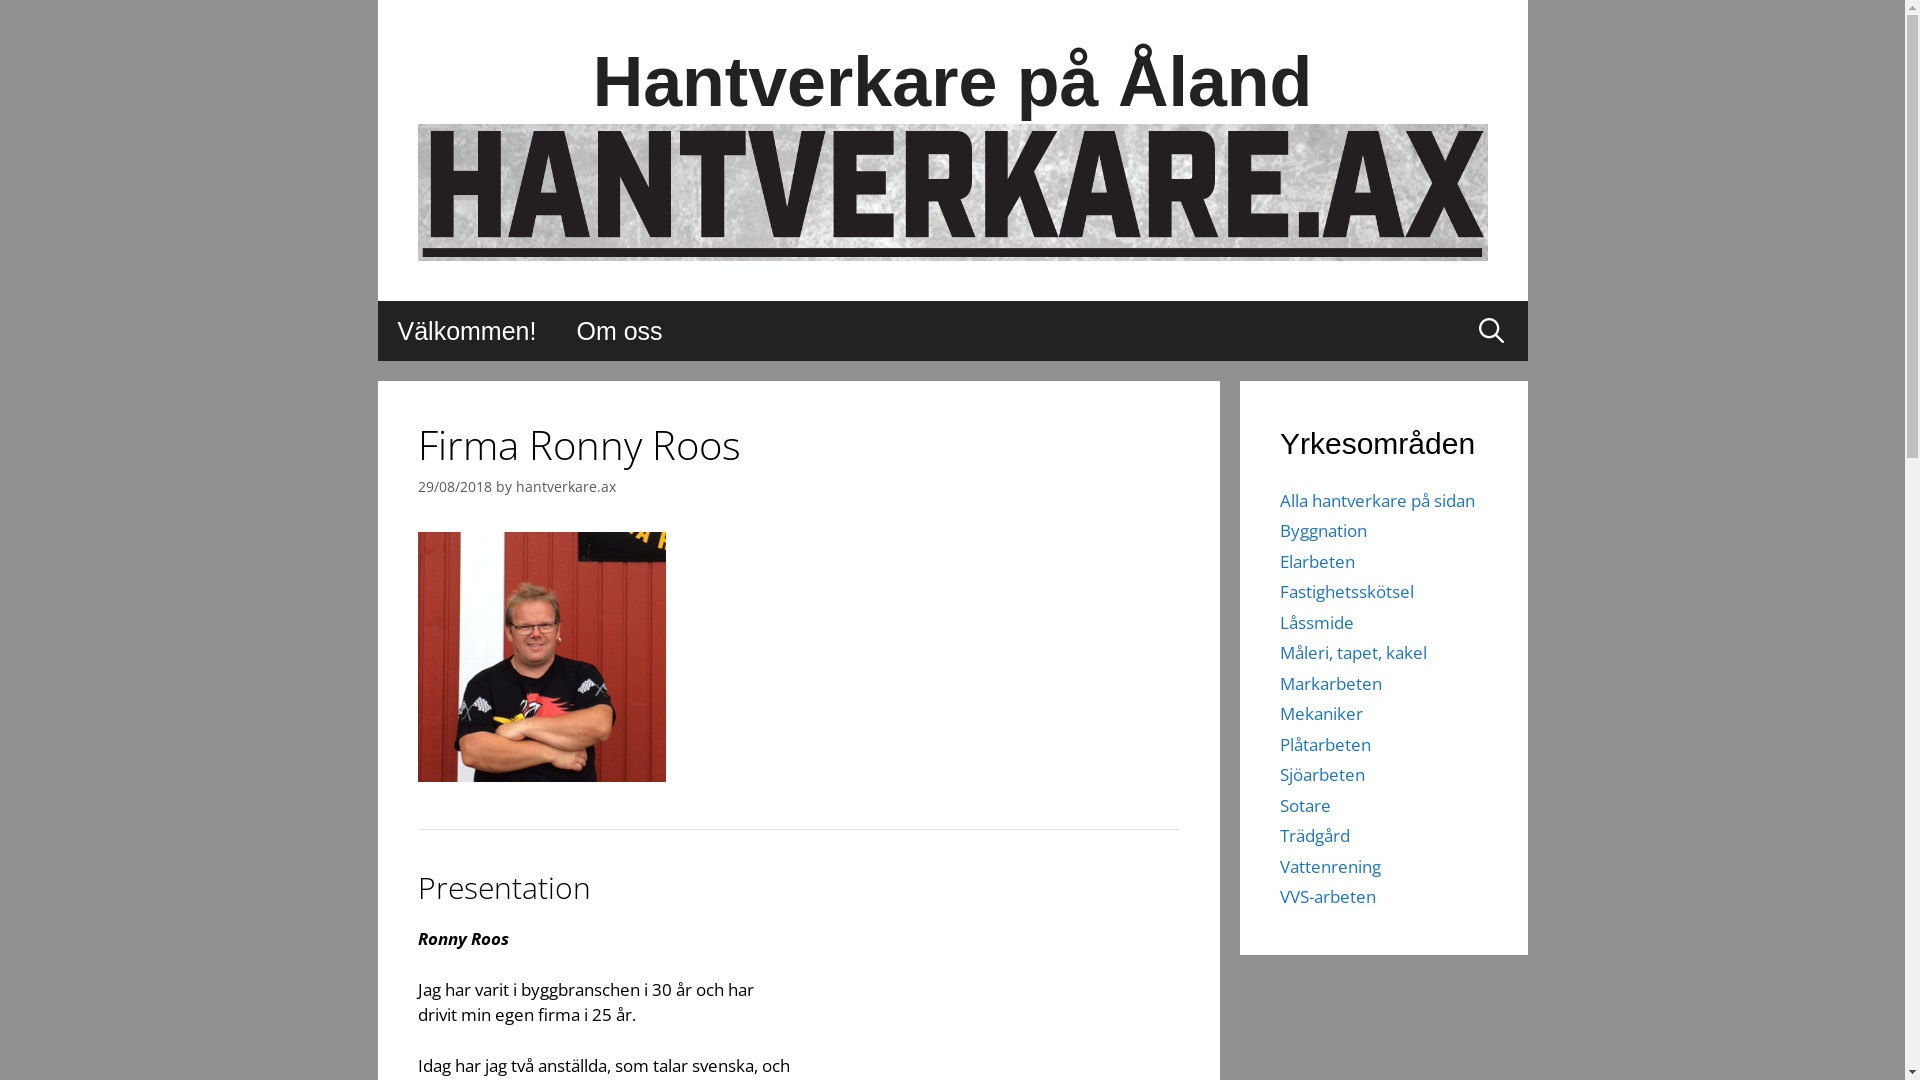 This screenshot has width=1920, height=1080. I want to click on 'Vattenrening', so click(1330, 865).